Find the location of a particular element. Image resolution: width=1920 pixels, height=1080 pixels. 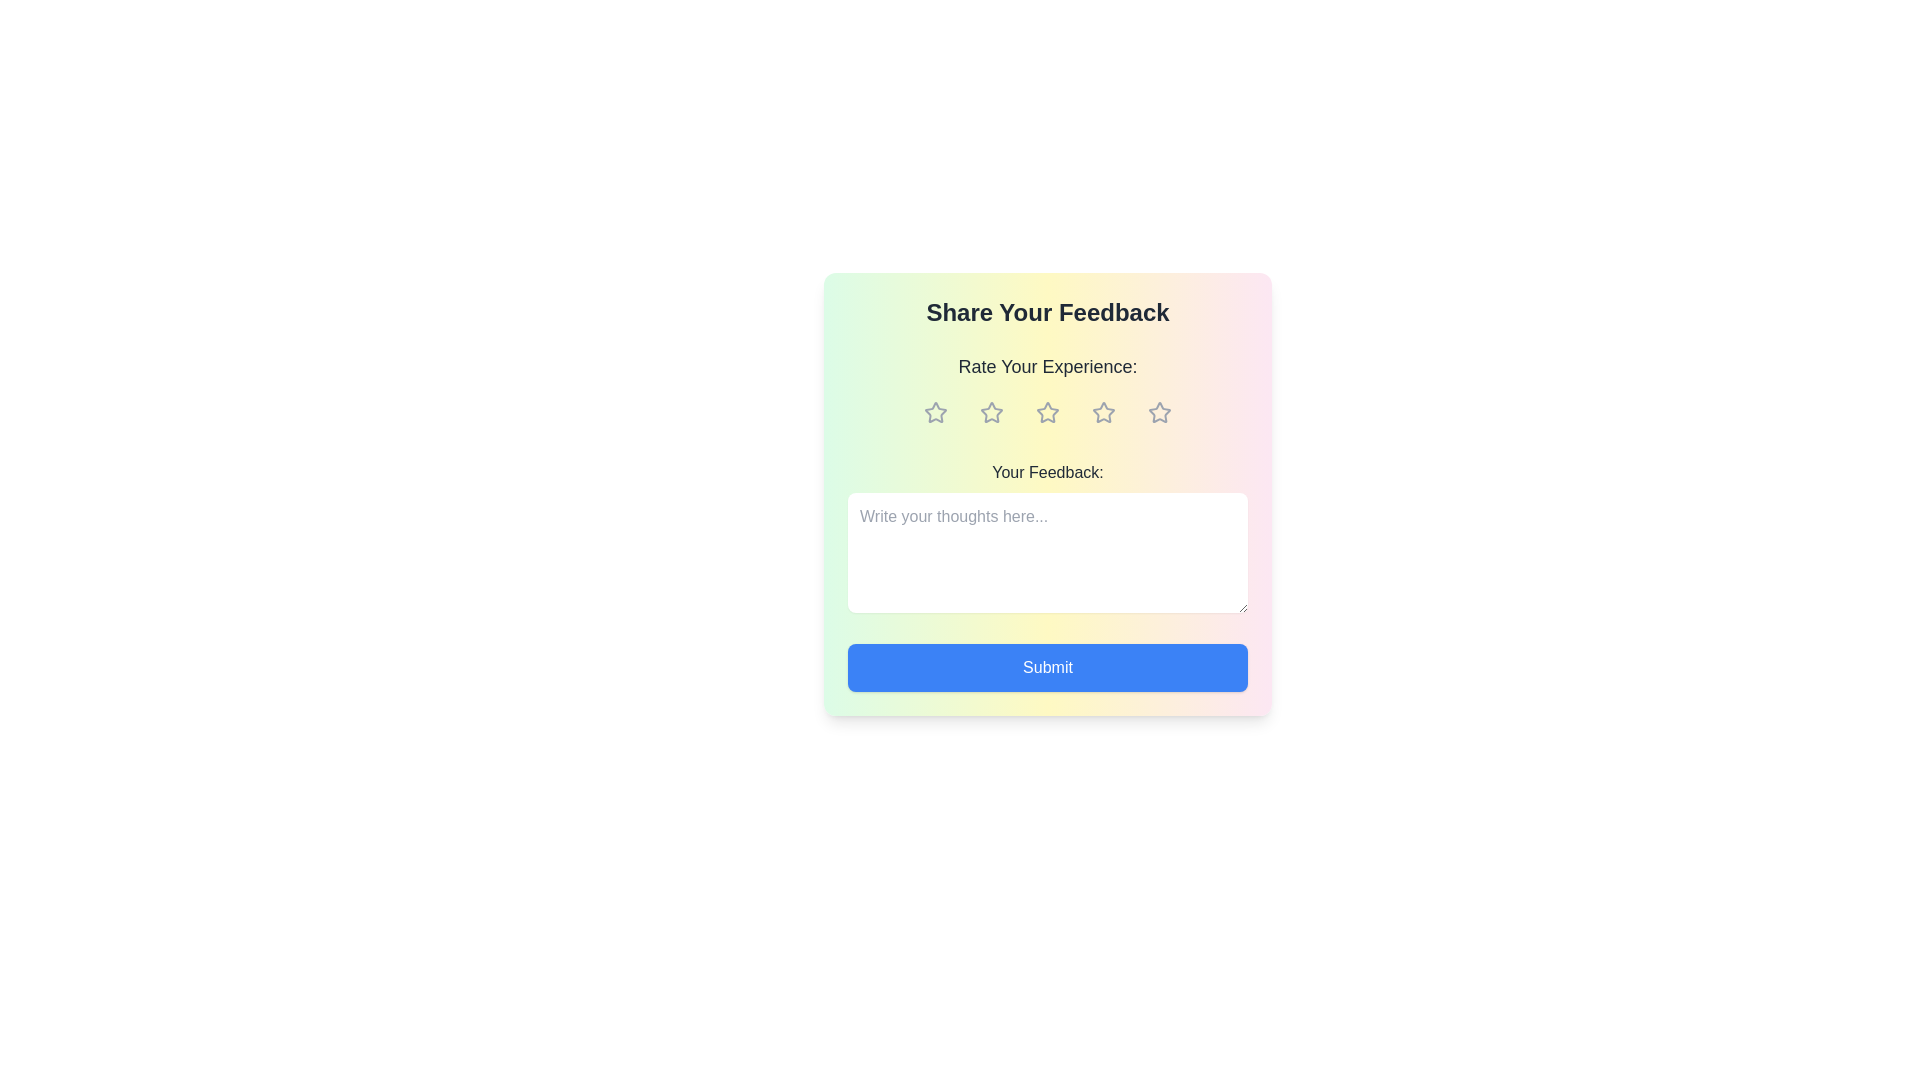

the fourth star icon in the five-star rating widget is located at coordinates (1103, 411).